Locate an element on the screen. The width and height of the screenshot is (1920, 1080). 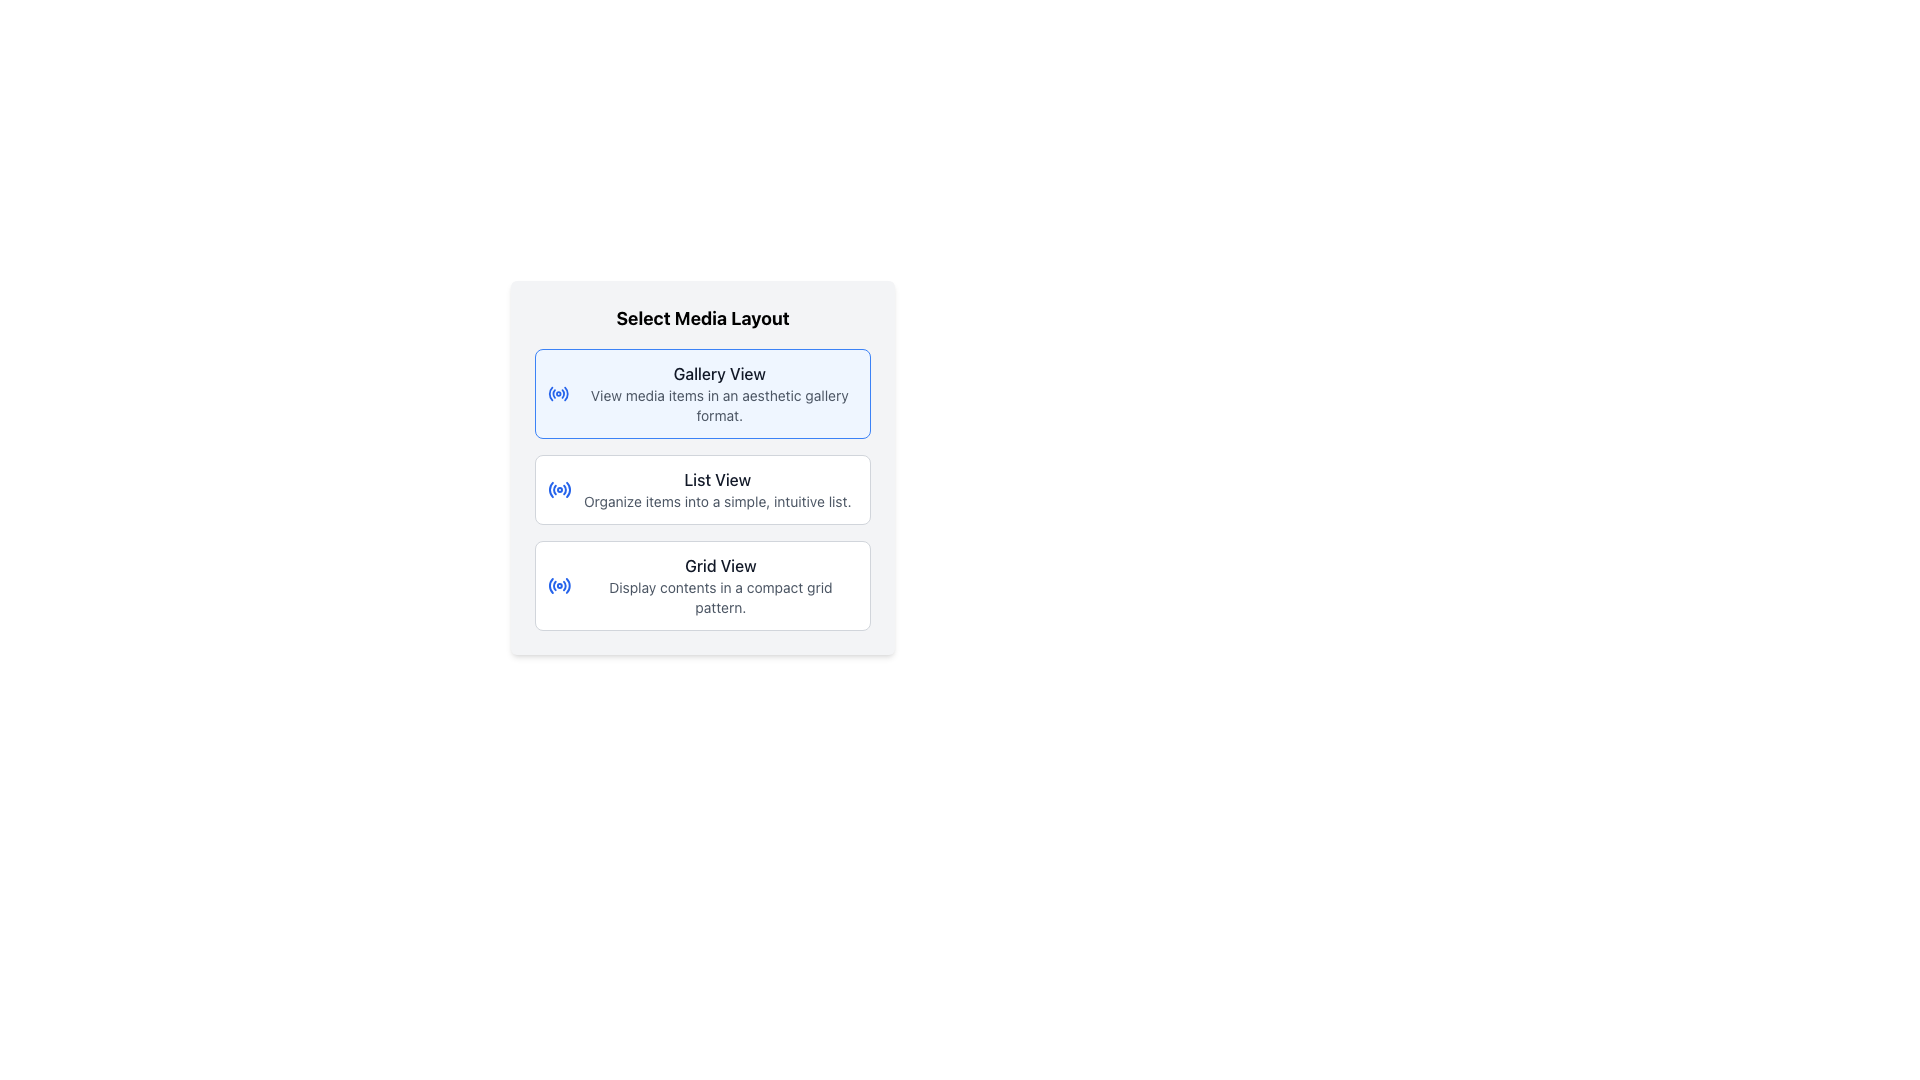
the circular icon styled as a radio button with a thin blue outline, located to the left of the 'Grid View' text within the 'Grid View' option card is located at coordinates (559, 585).